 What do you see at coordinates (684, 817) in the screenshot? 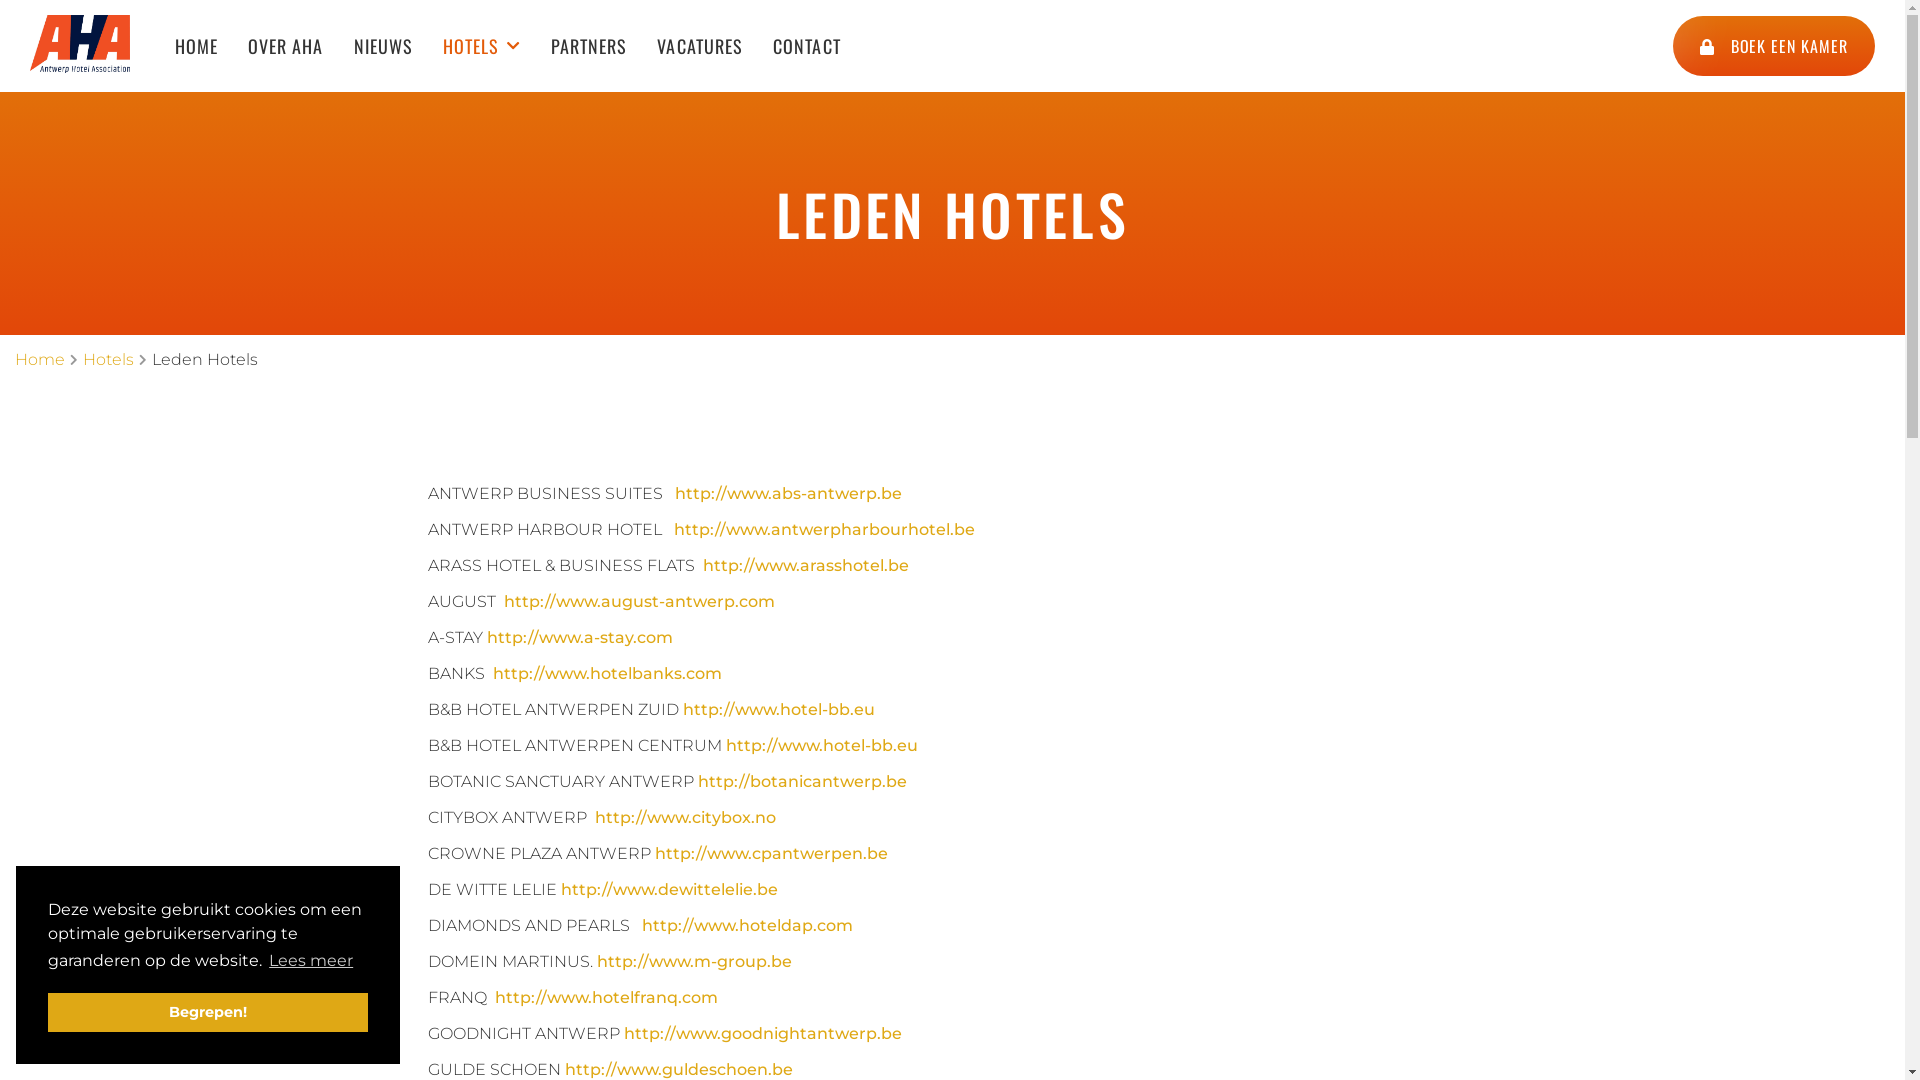
I see `'http://www.citybox.no'` at bounding box center [684, 817].